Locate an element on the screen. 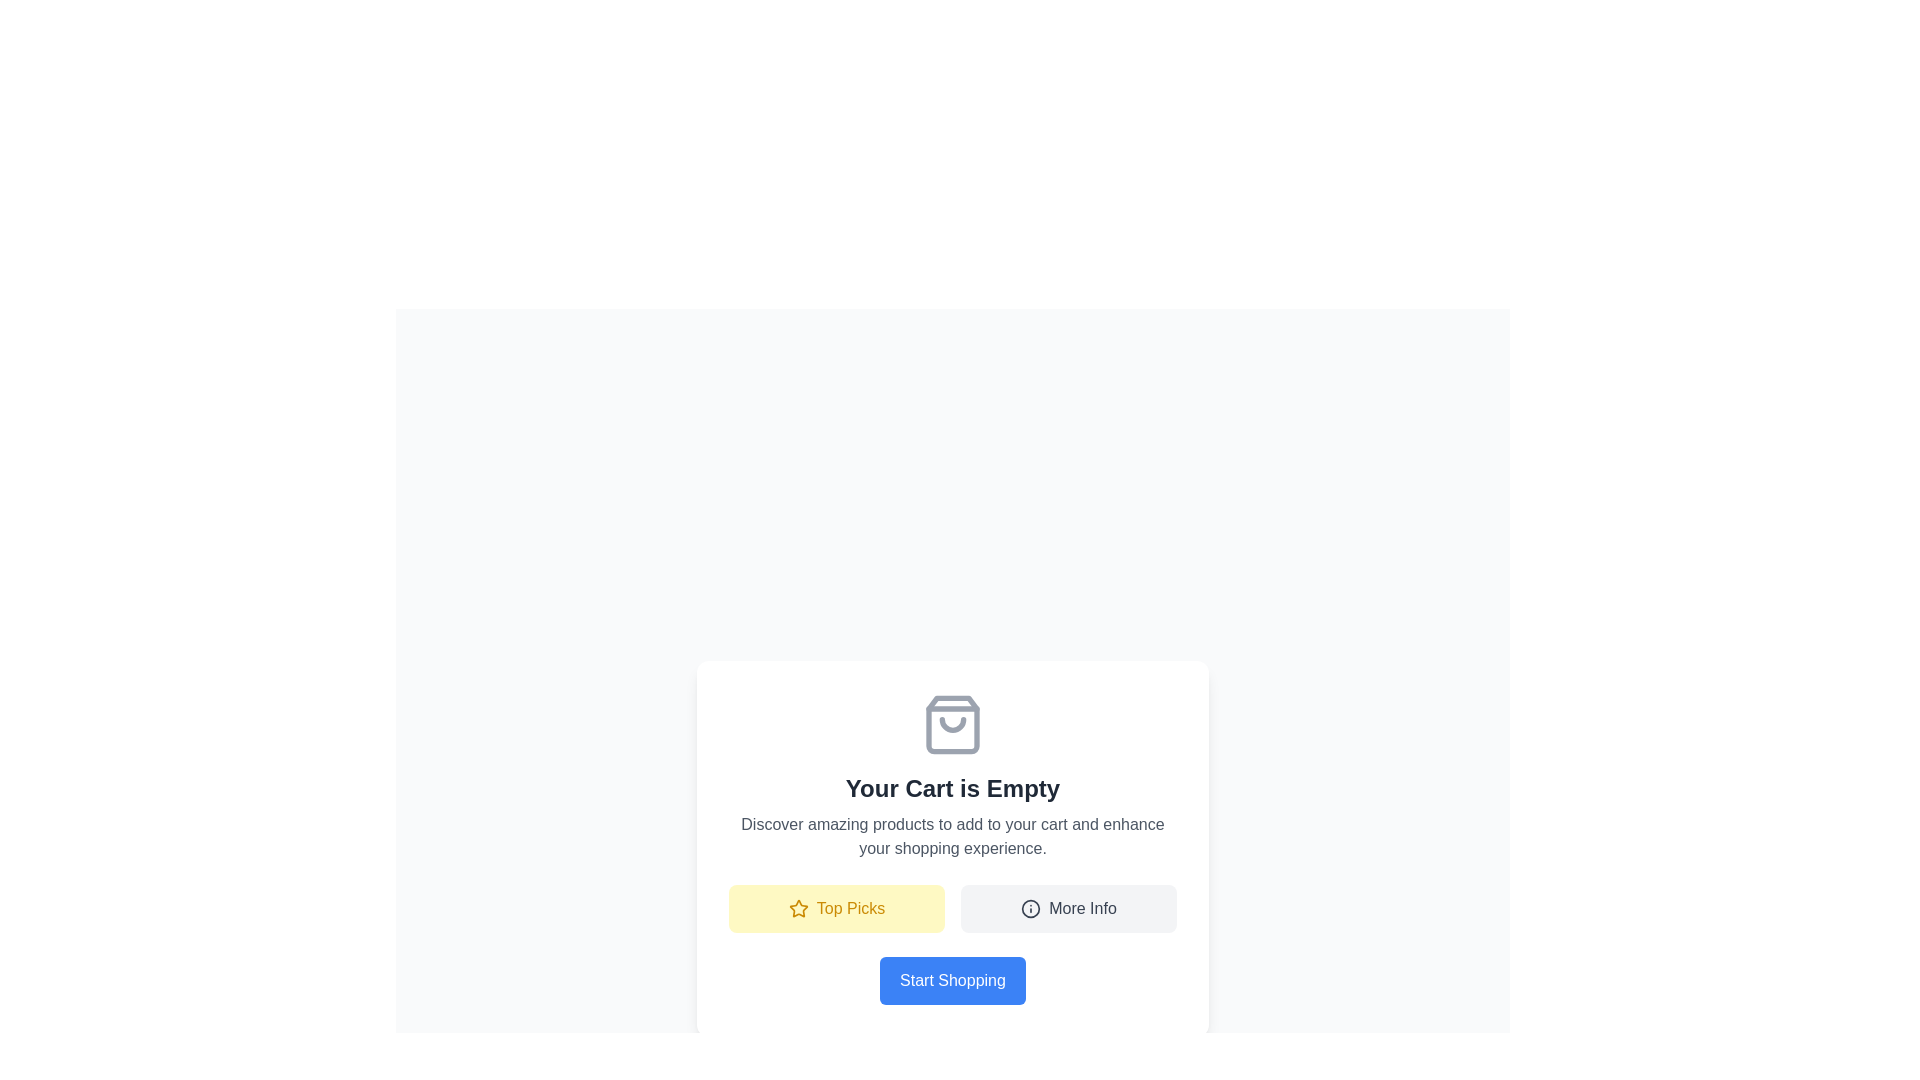 This screenshot has height=1080, width=1920. the rectangular blue button labeled 'Start Shopping' located at the bottom center of the white card interface to initiate the shopping action is located at coordinates (951, 979).